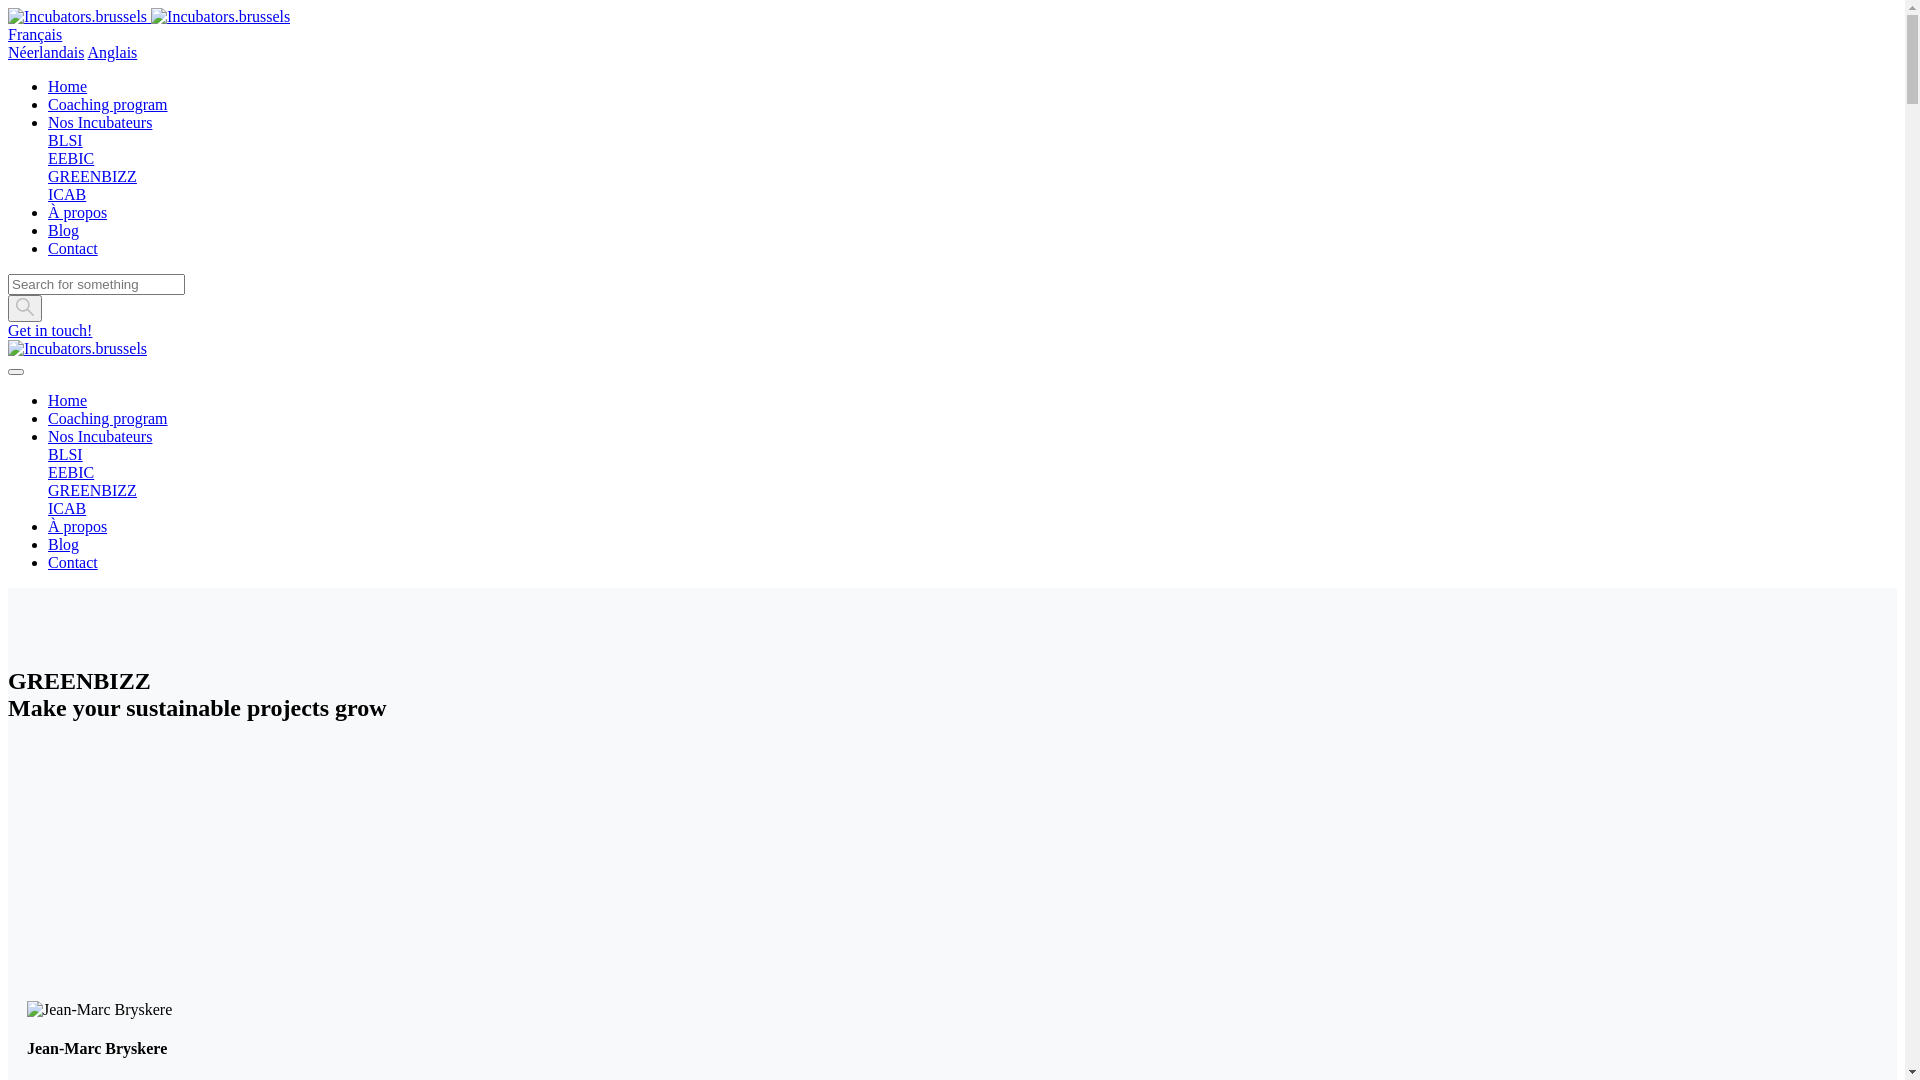 Image resolution: width=1920 pixels, height=1080 pixels. What do you see at coordinates (48, 490) in the screenshot?
I see `'GREENBIZZ'` at bounding box center [48, 490].